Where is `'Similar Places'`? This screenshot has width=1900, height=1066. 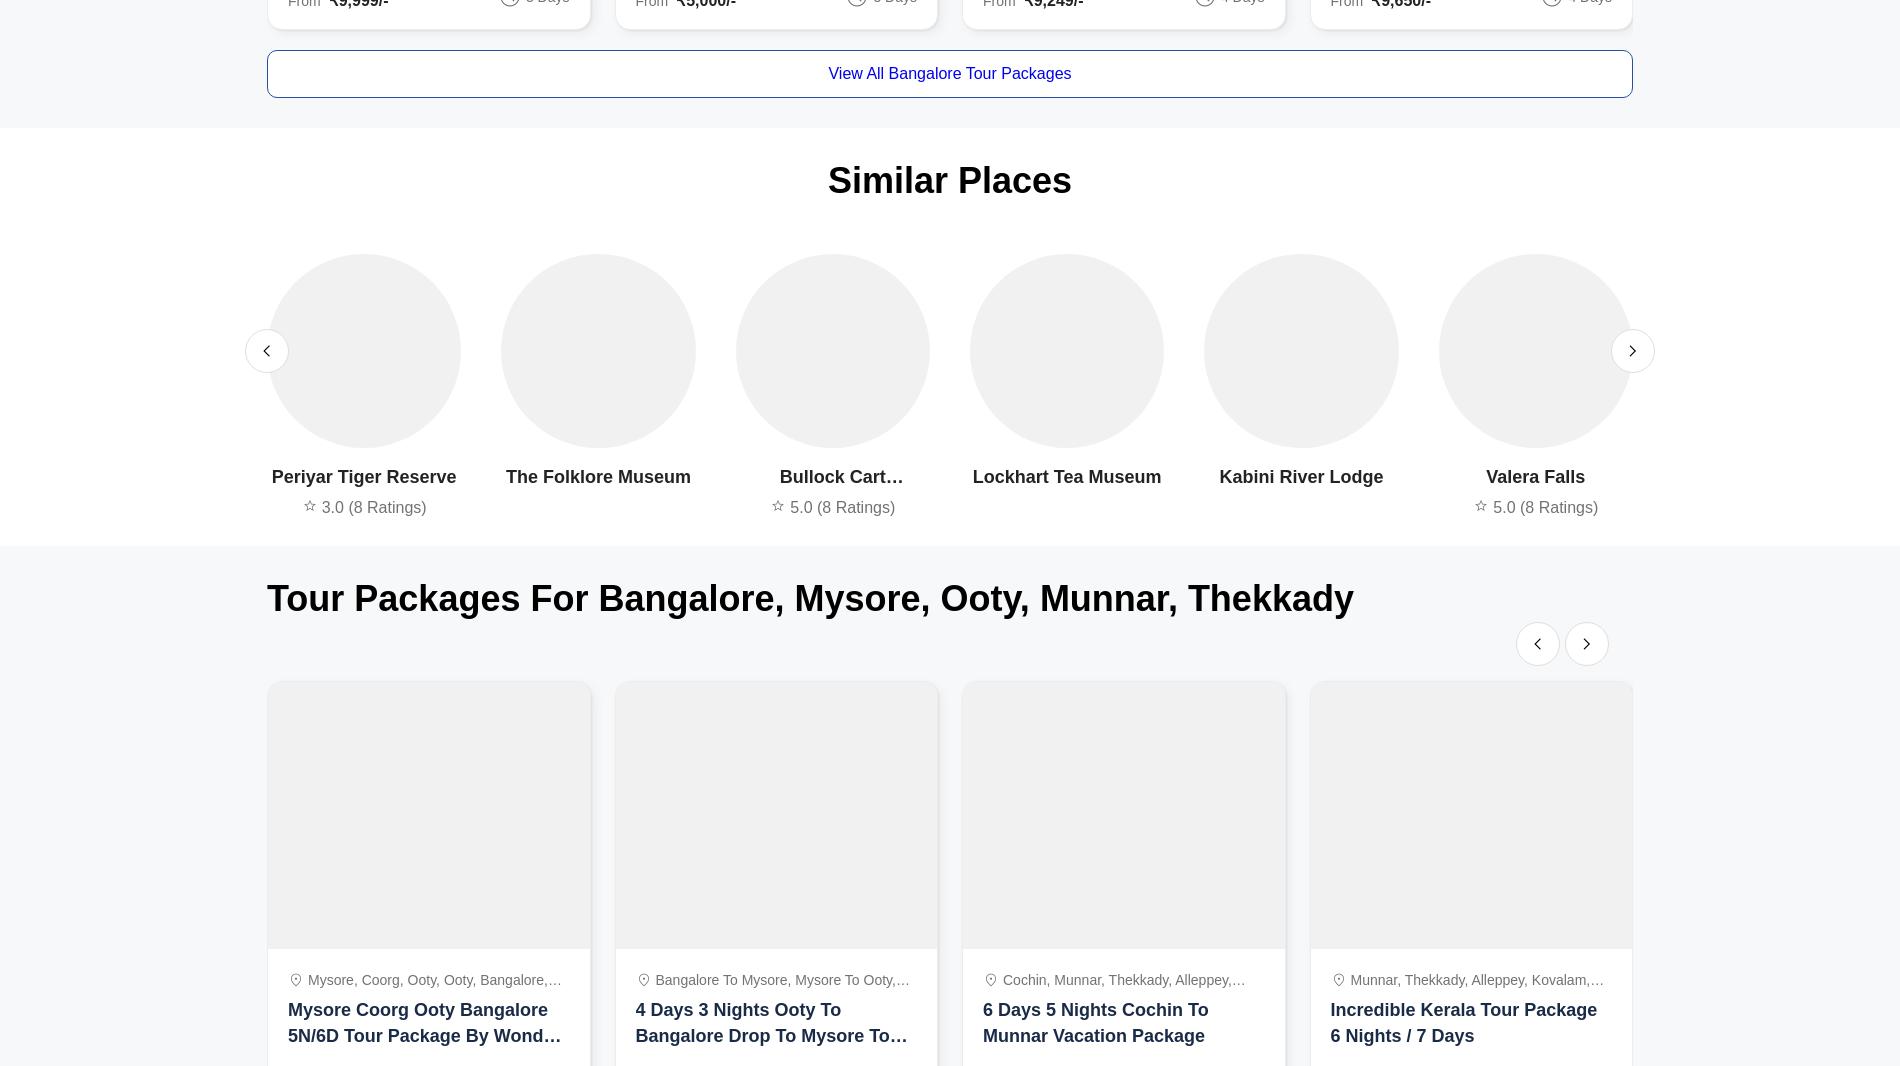 'Similar Places' is located at coordinates (948, 179).